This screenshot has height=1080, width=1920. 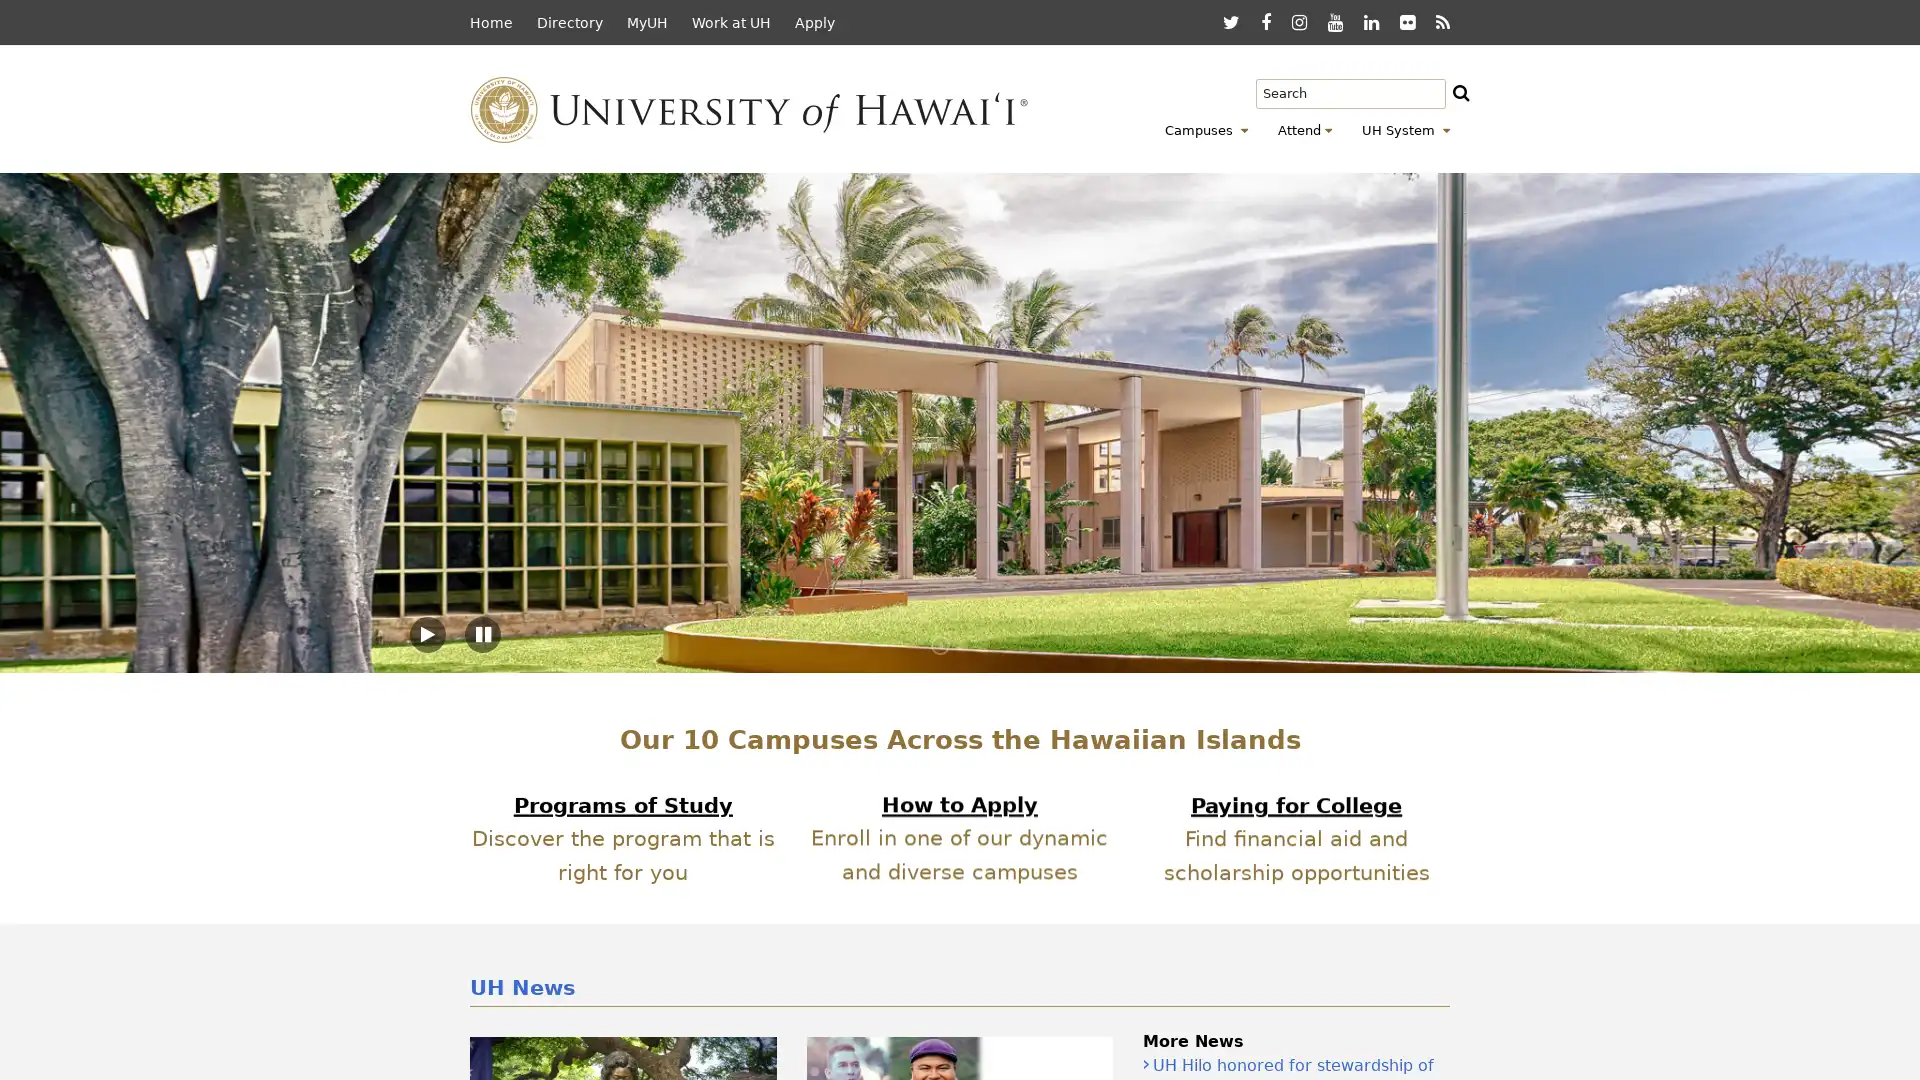 I want to click on go to slide number 1, so click(x=939, y=645).